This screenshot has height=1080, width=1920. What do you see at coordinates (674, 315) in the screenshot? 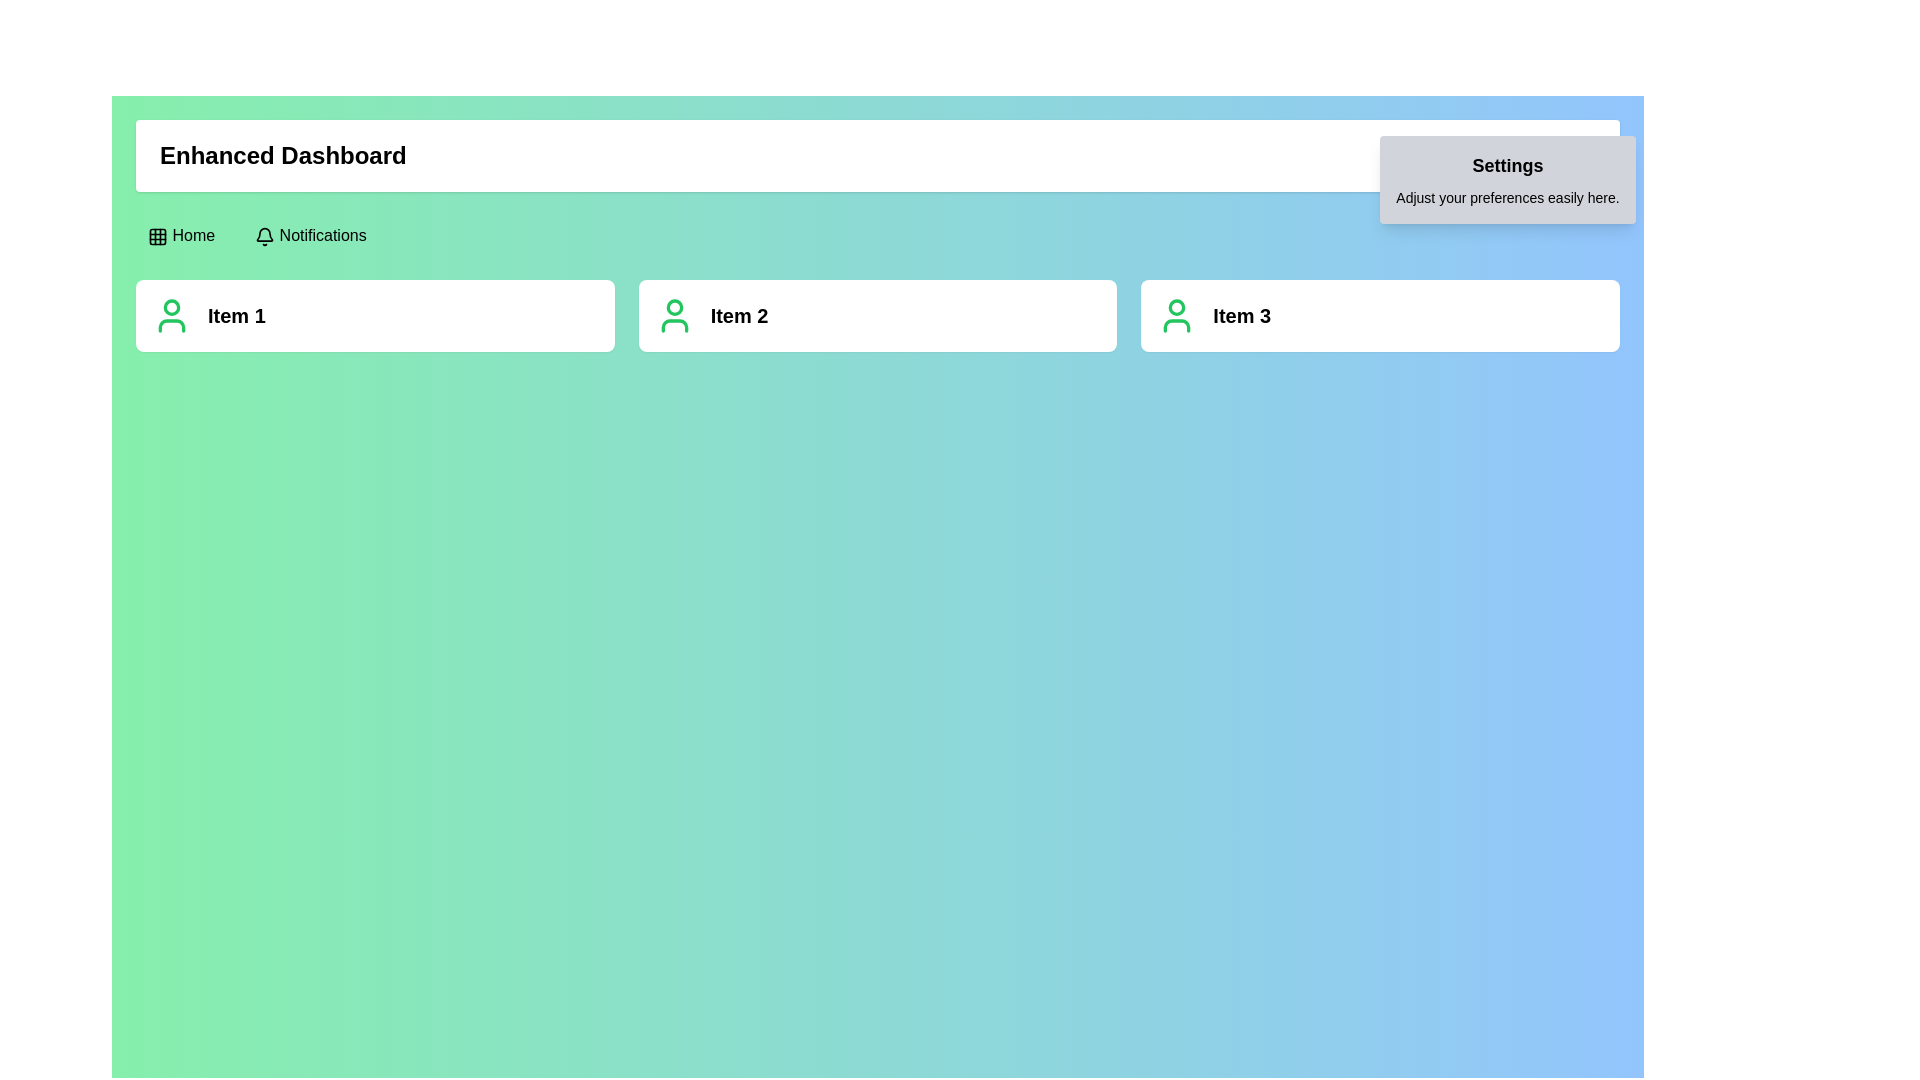
I see `the user profile icon located to the left of the text 'Item 2', which serves as a visual identifier for user-related actions` at bounding box center [674, 315].